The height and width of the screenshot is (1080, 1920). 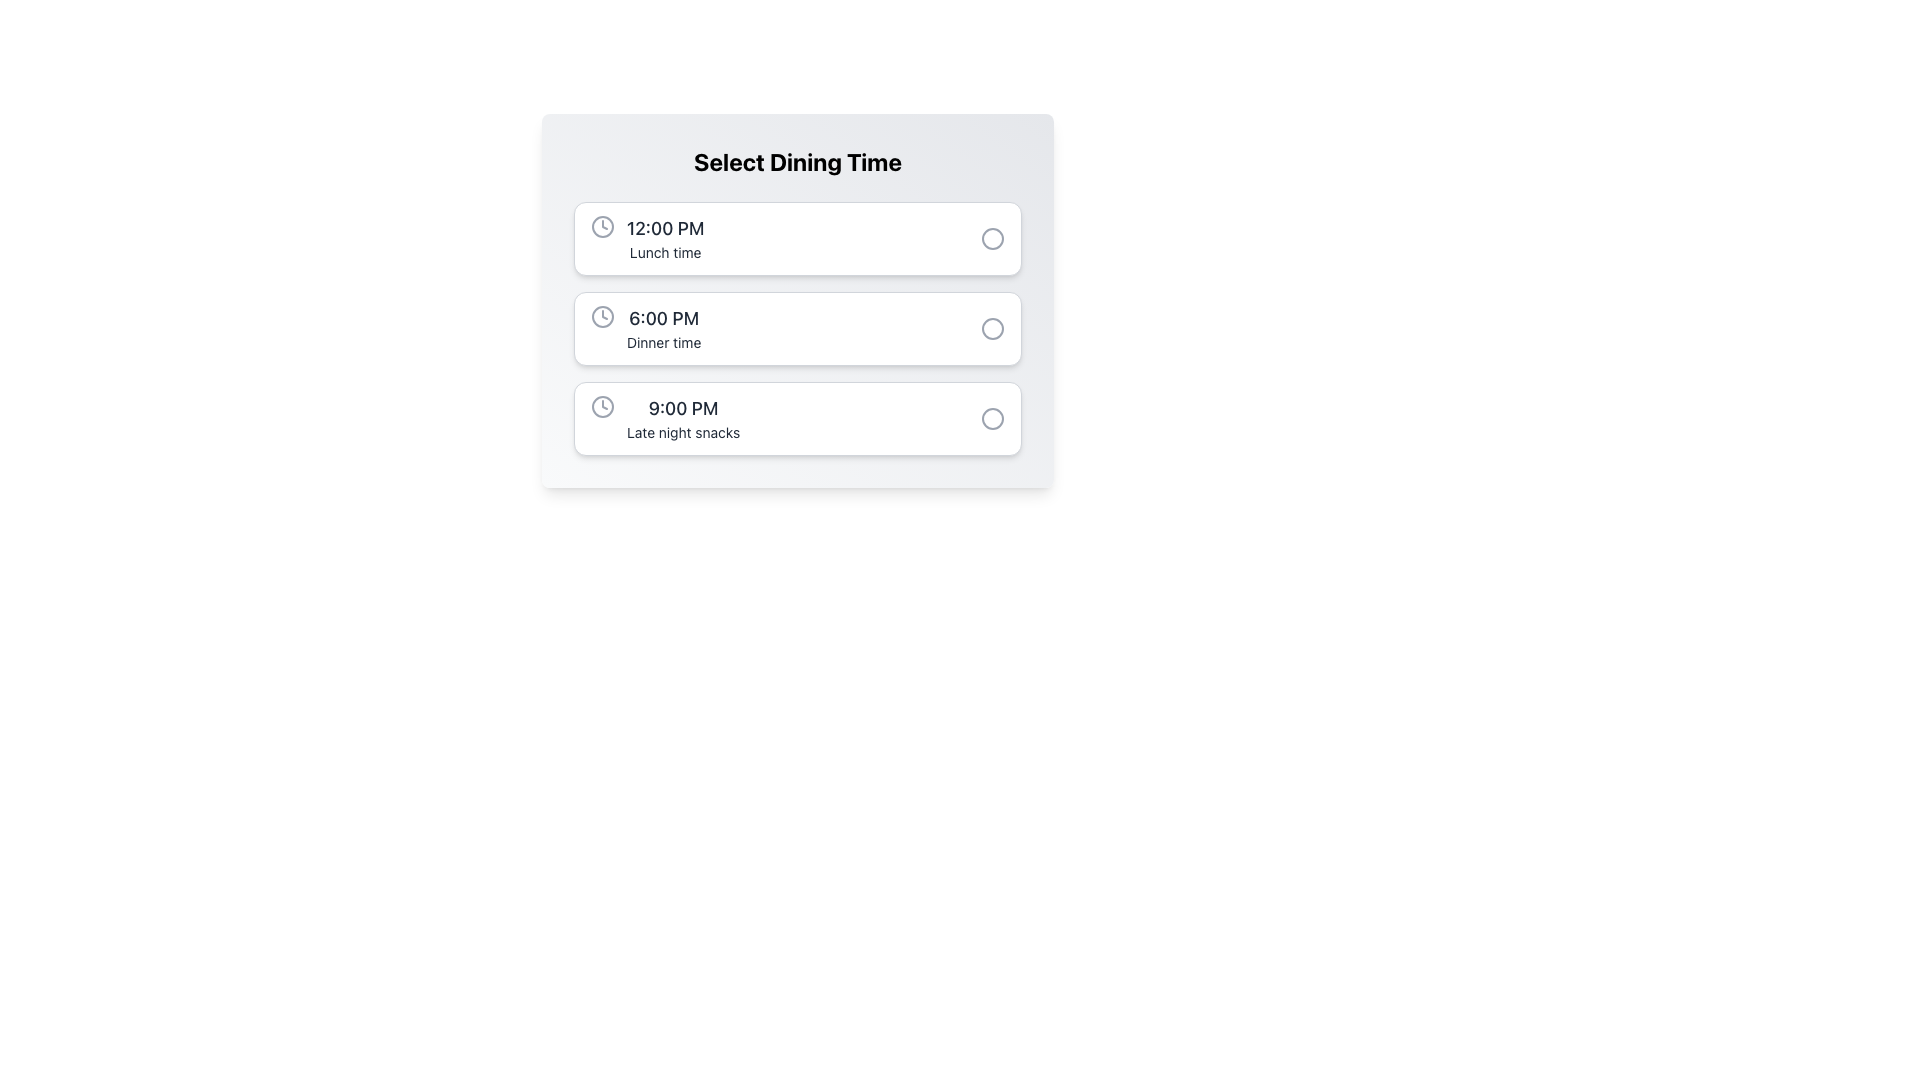 I want to click on the first selectable dining time option, which displays a clock icon followed by '12:00 PM' and 'Lunch time', so click(x=647, y=238).